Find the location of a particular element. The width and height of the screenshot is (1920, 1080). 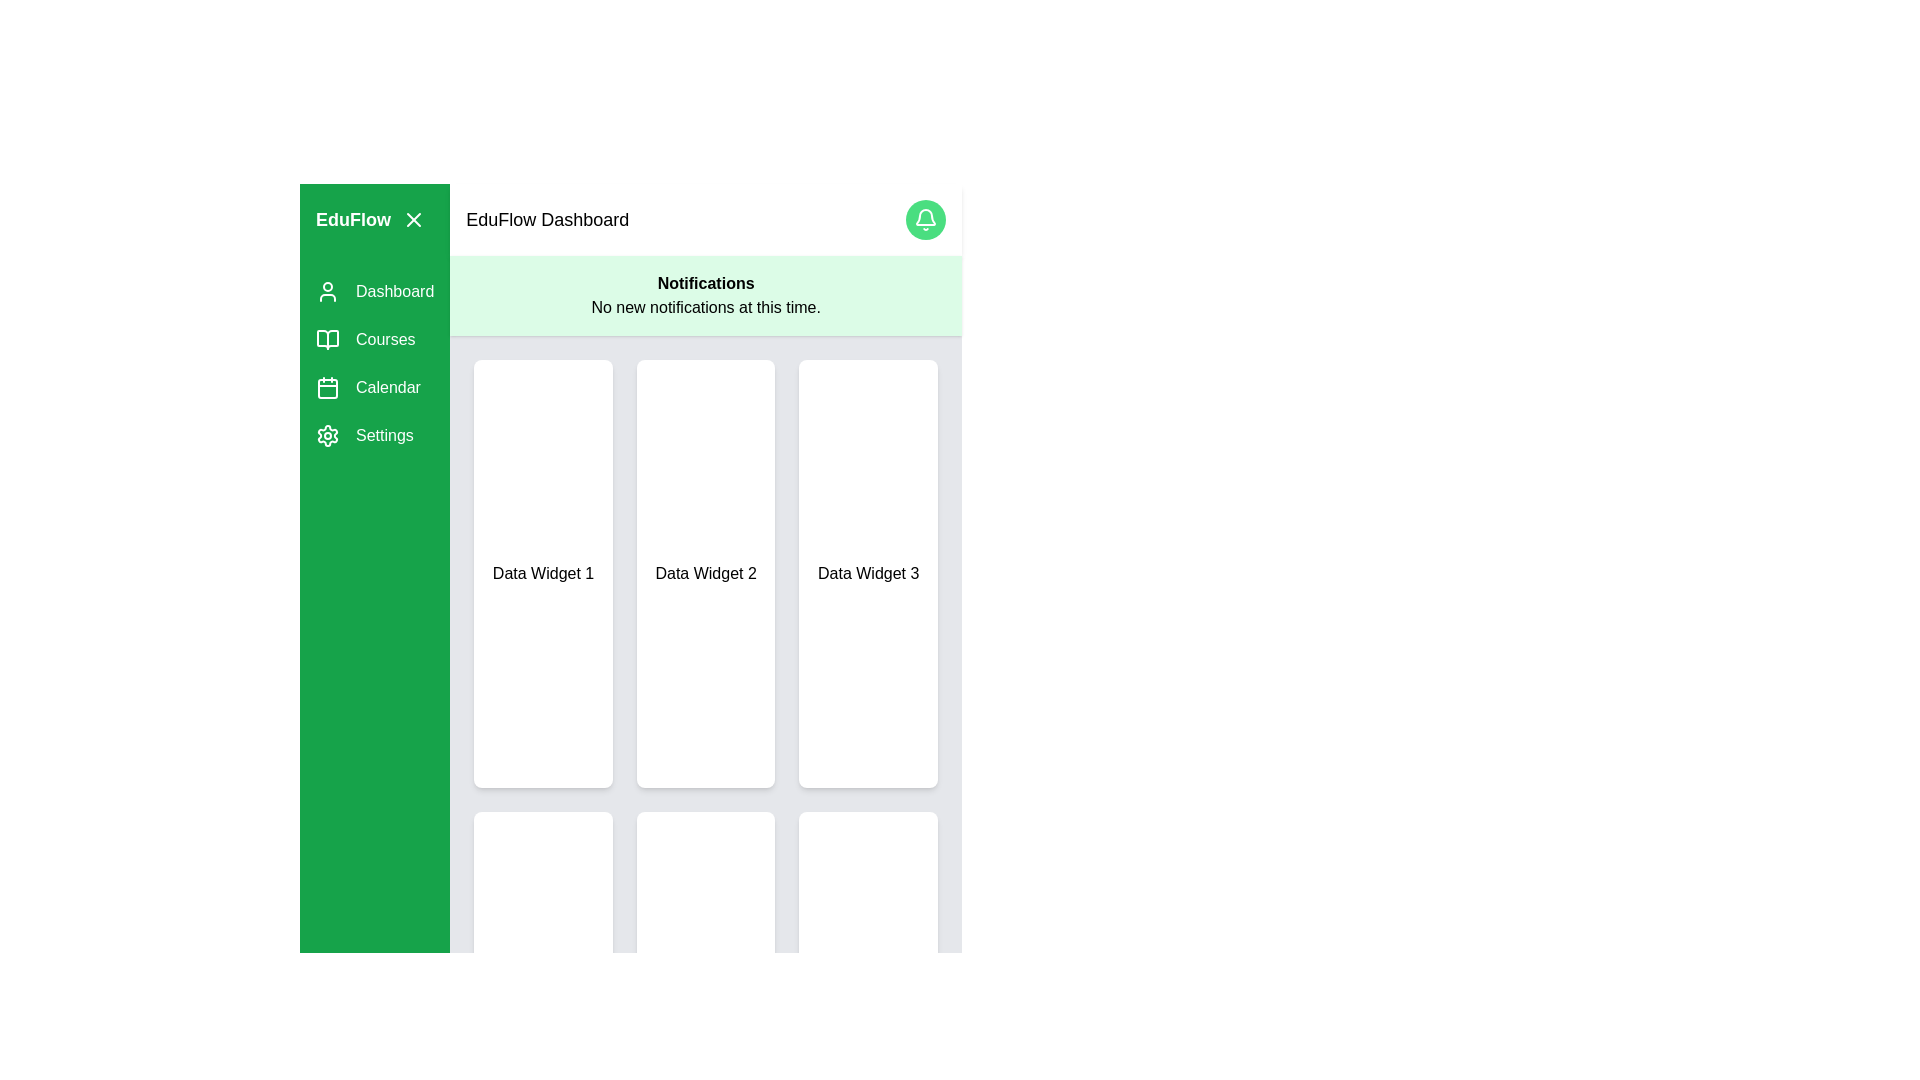

the Text label that serves as the header for the notification panel, located at the top of the panel is located at coordinates (706, 284).